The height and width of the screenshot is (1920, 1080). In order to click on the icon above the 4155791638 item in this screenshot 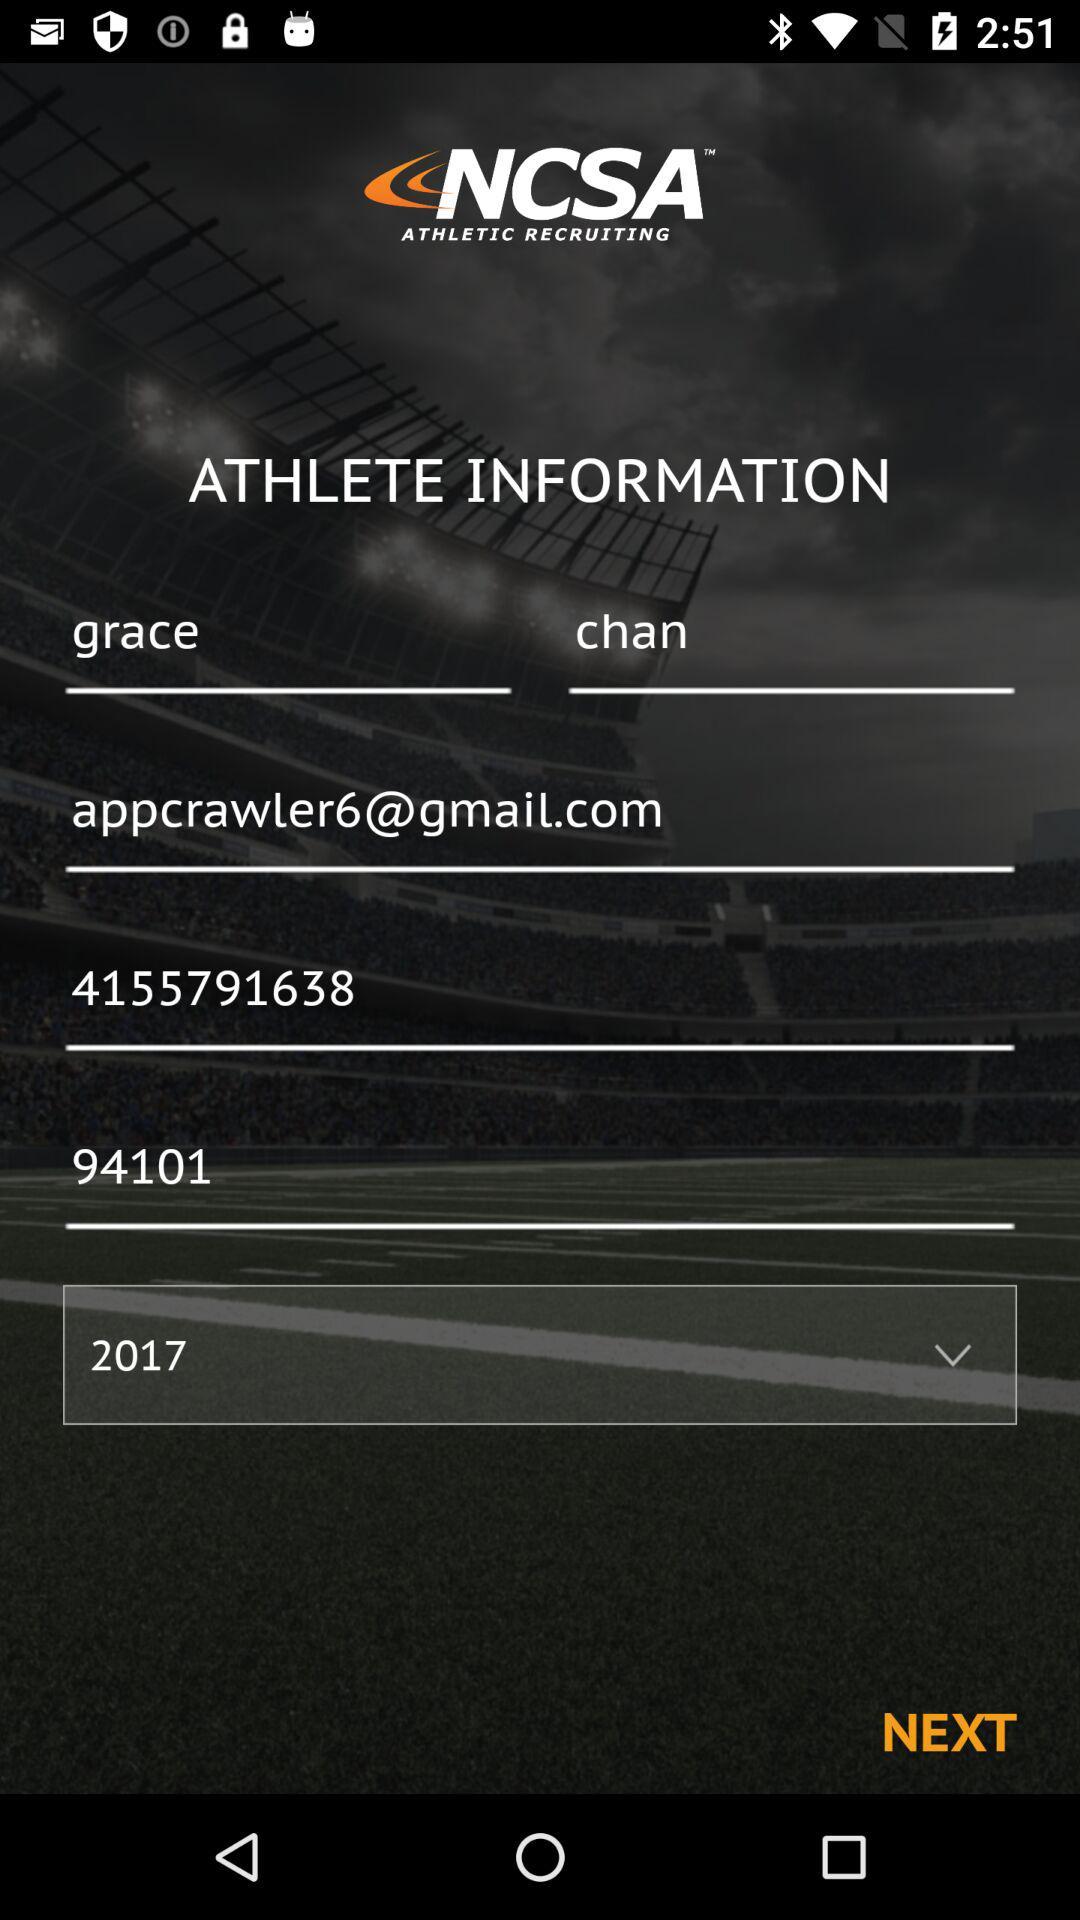, I will do `click(540, 811)`.